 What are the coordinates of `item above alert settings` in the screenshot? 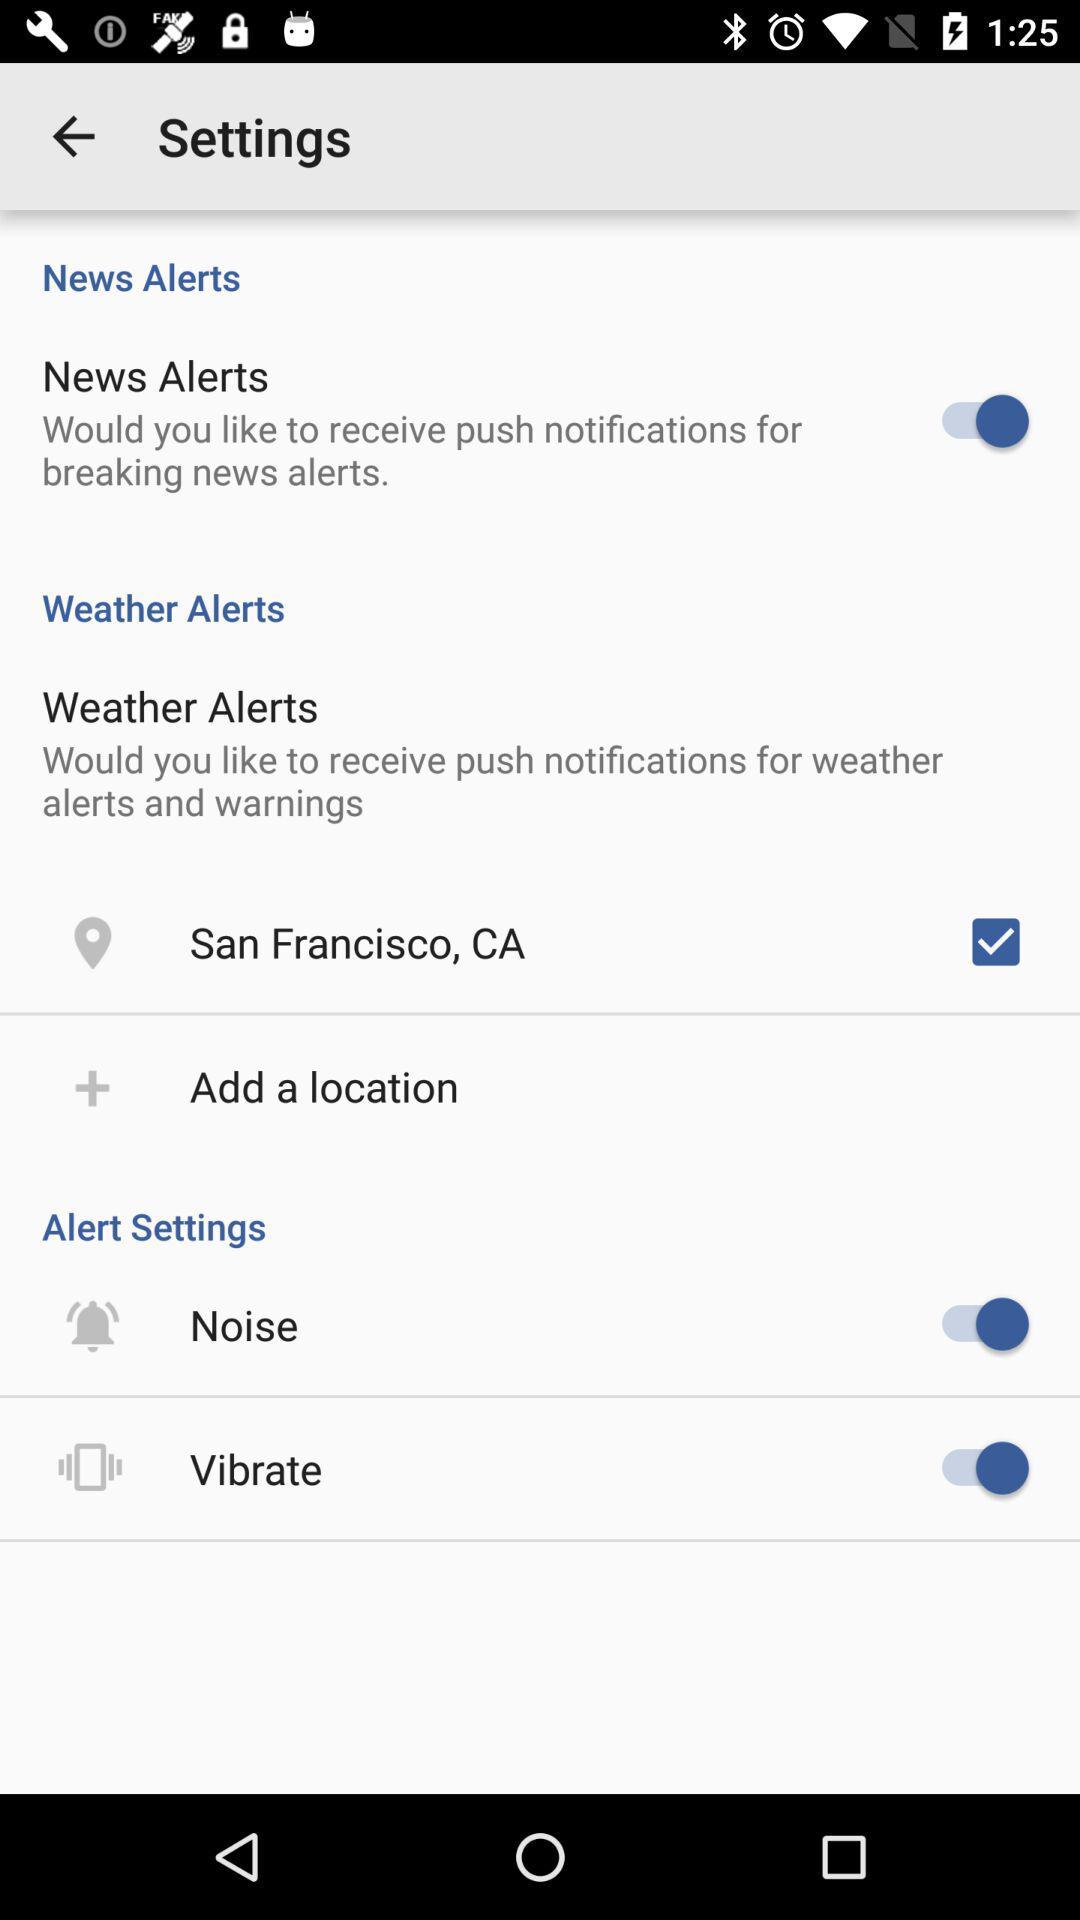 It's located at (995, 940).